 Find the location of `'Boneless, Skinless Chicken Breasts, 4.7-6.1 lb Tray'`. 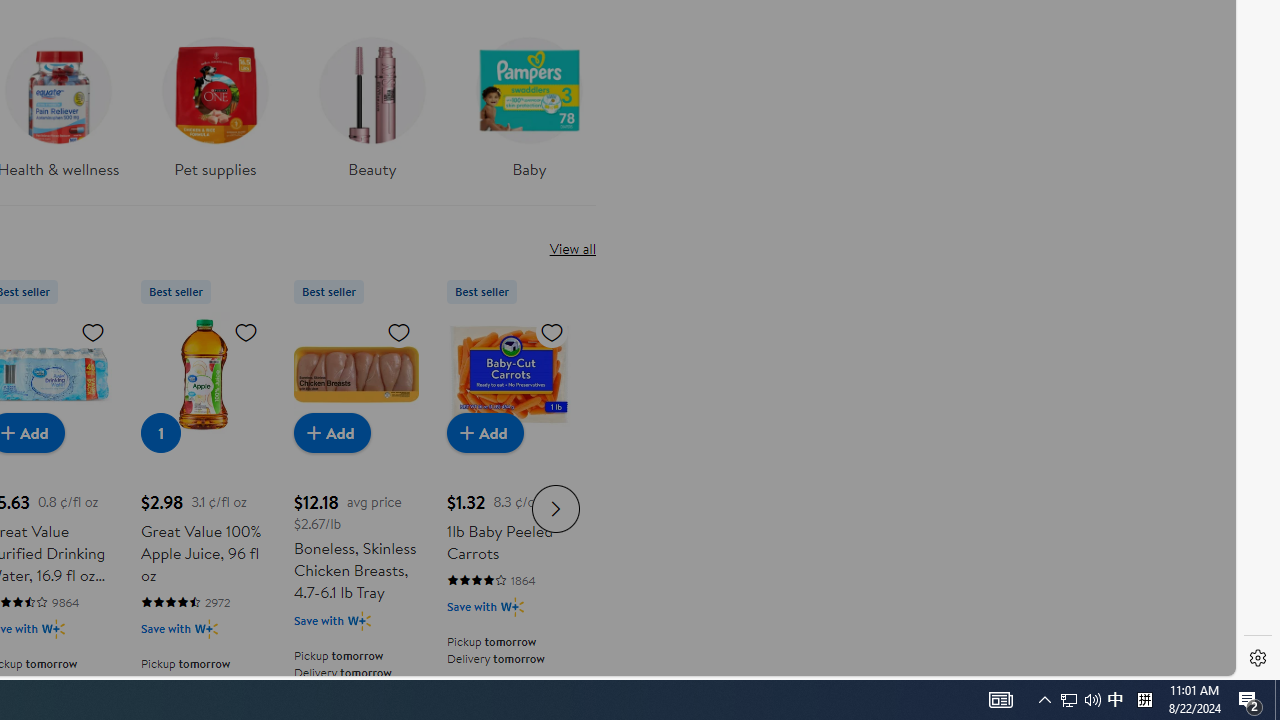

'Boneless, Skinless Chicken Breasts, 4.7-6.1 lb Tray' is located at coordinates (356, 374).